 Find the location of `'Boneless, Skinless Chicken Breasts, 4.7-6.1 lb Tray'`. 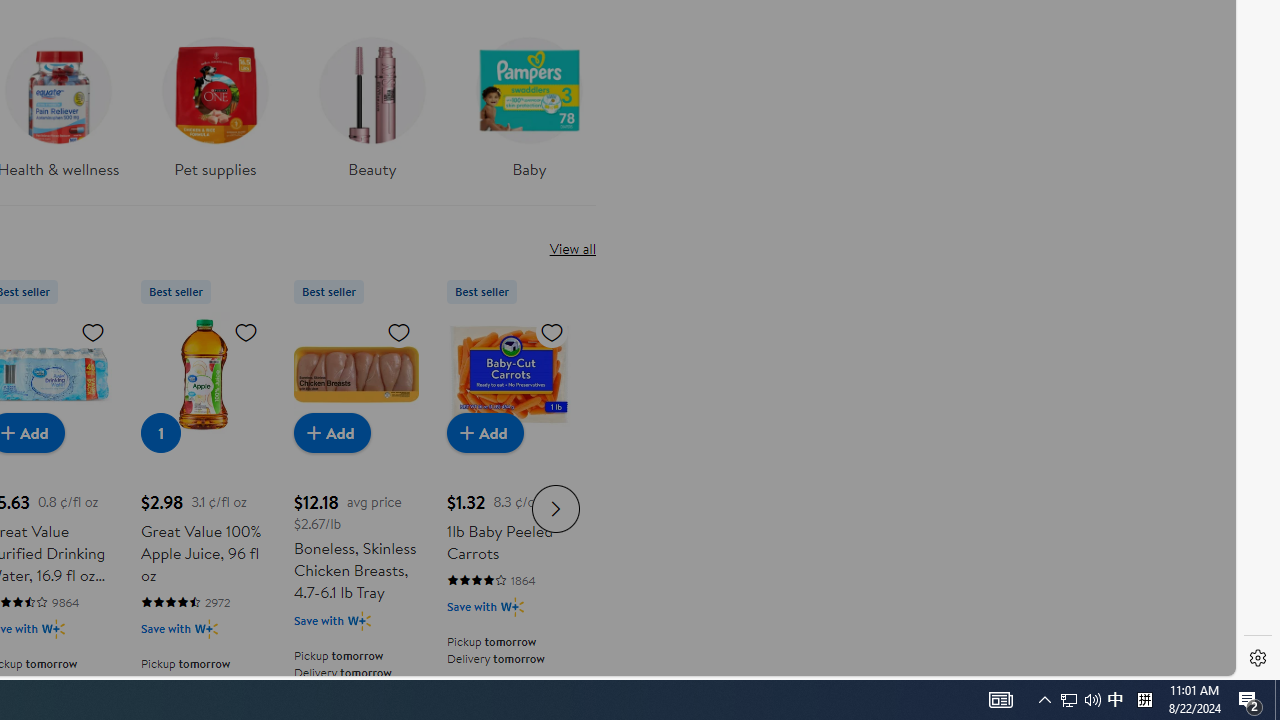

'Boneless, Skinless Chicken Breasts, 4.7-6.1 lb Tray' is located at coordinates (356, 374).